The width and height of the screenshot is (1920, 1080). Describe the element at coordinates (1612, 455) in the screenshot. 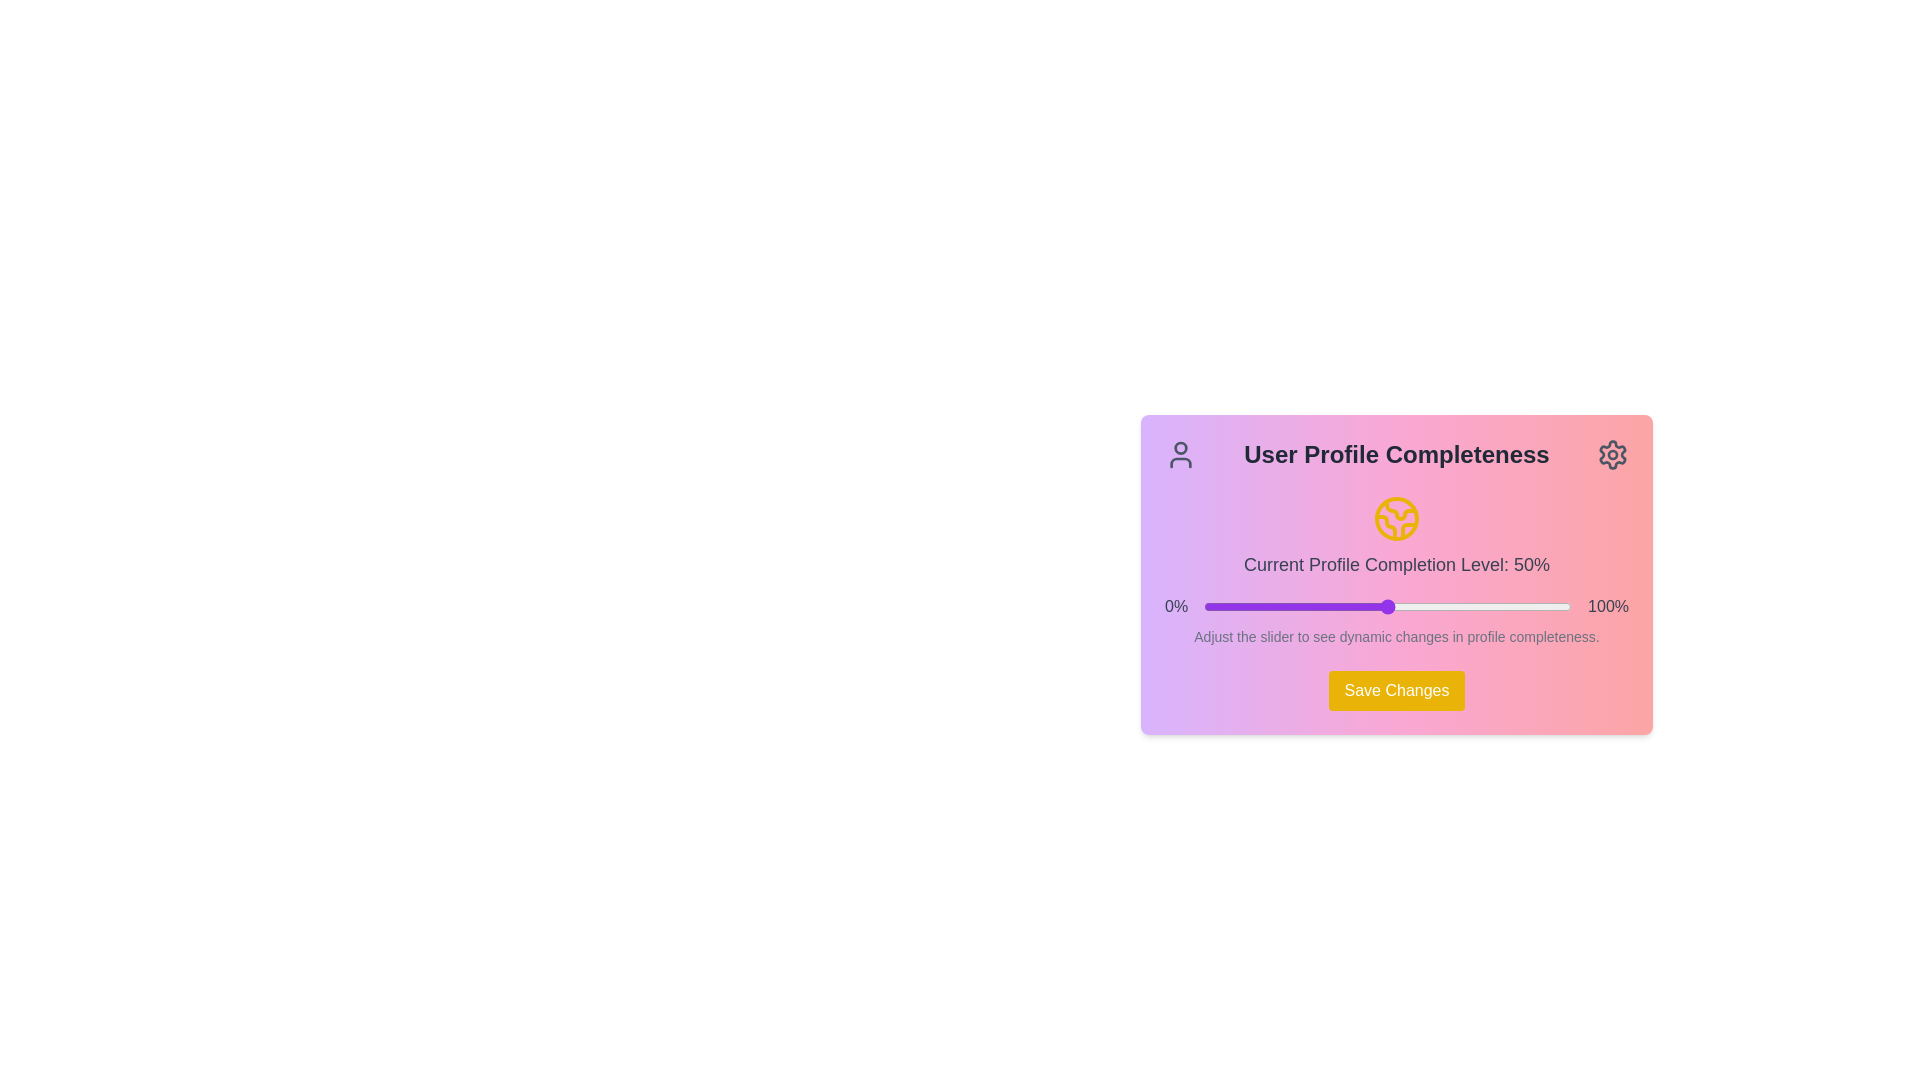

I see `the settings icon located at the top-right corner of the 'User Profile Completeness' widget for keyboard navigation` at that location.